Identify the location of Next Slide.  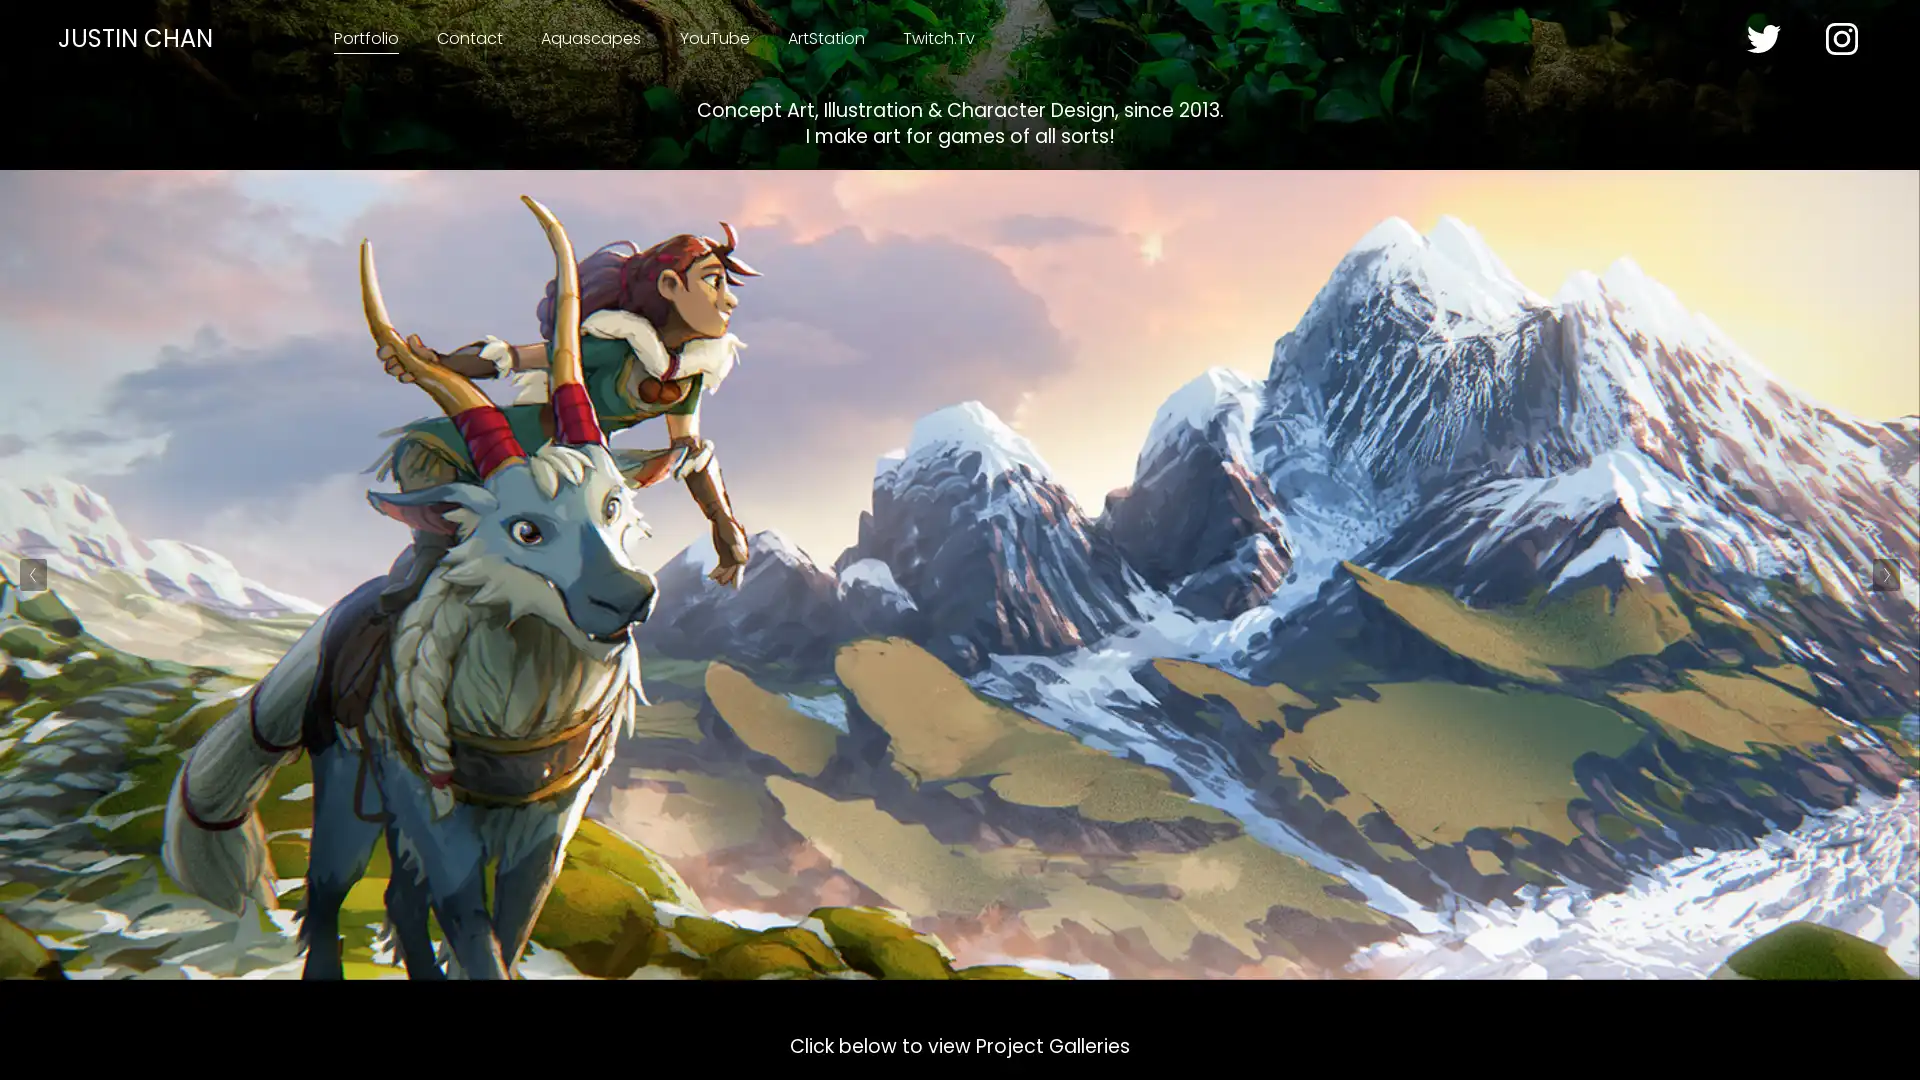
(1885, 574).